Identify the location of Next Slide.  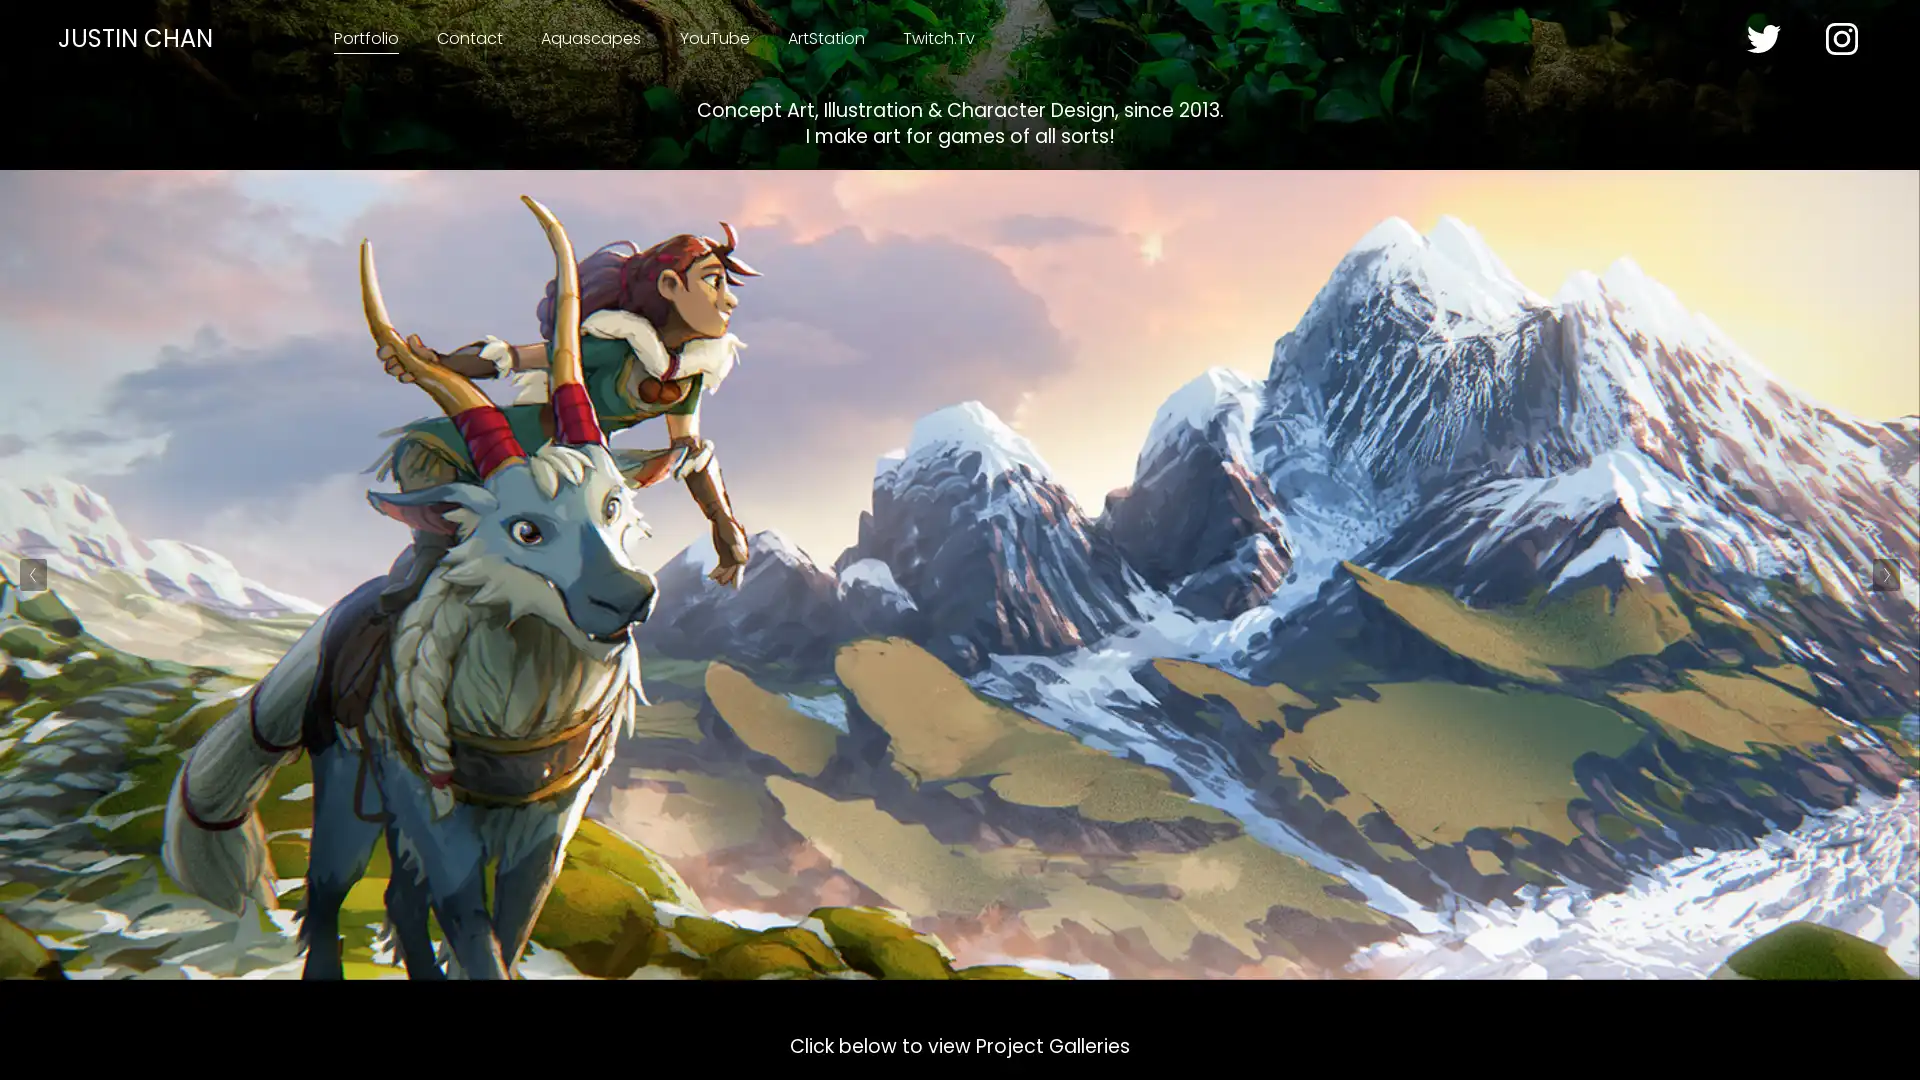
(1885, 574).